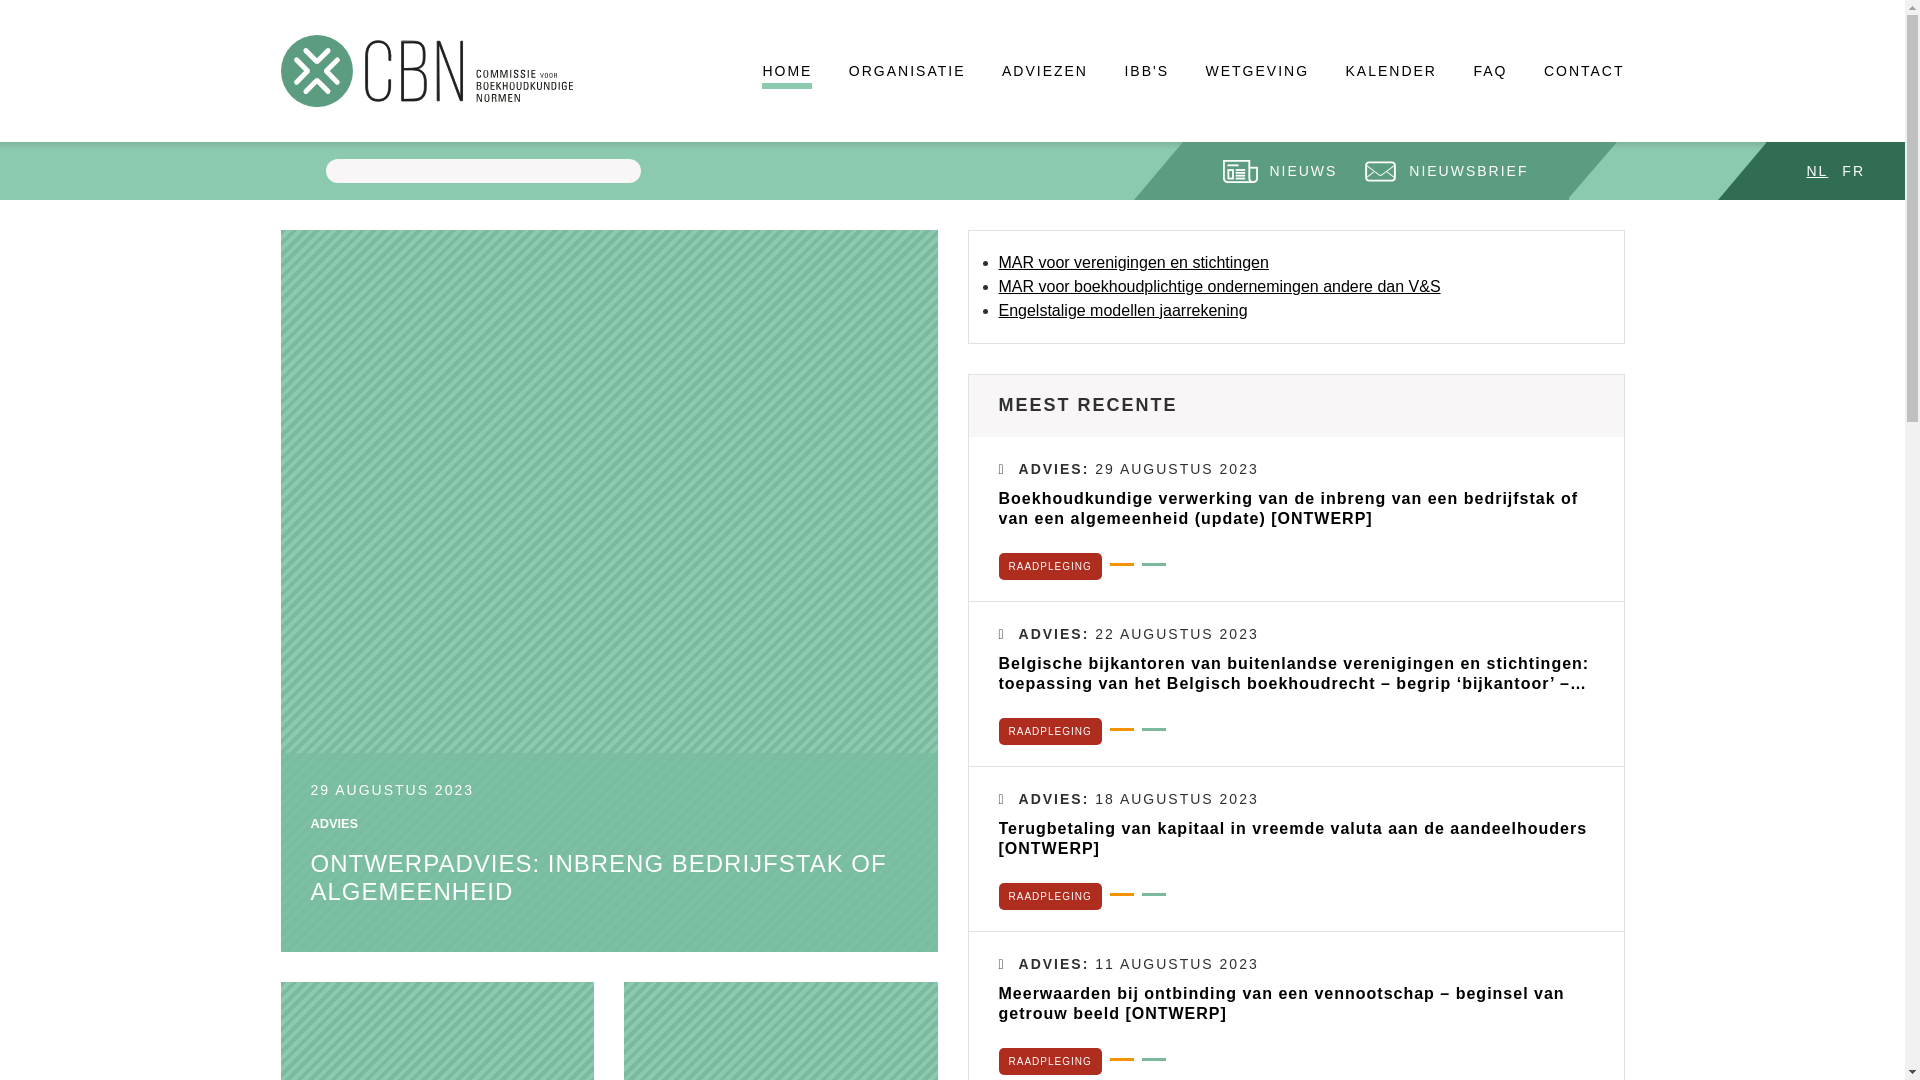 The height and width of the screenshot is (1080, 1920). I want to click on 'ONTWERPADVIES: INBRENG BEDRIJFSTAK OF ALGEMEENHEID', so click(597, 877).